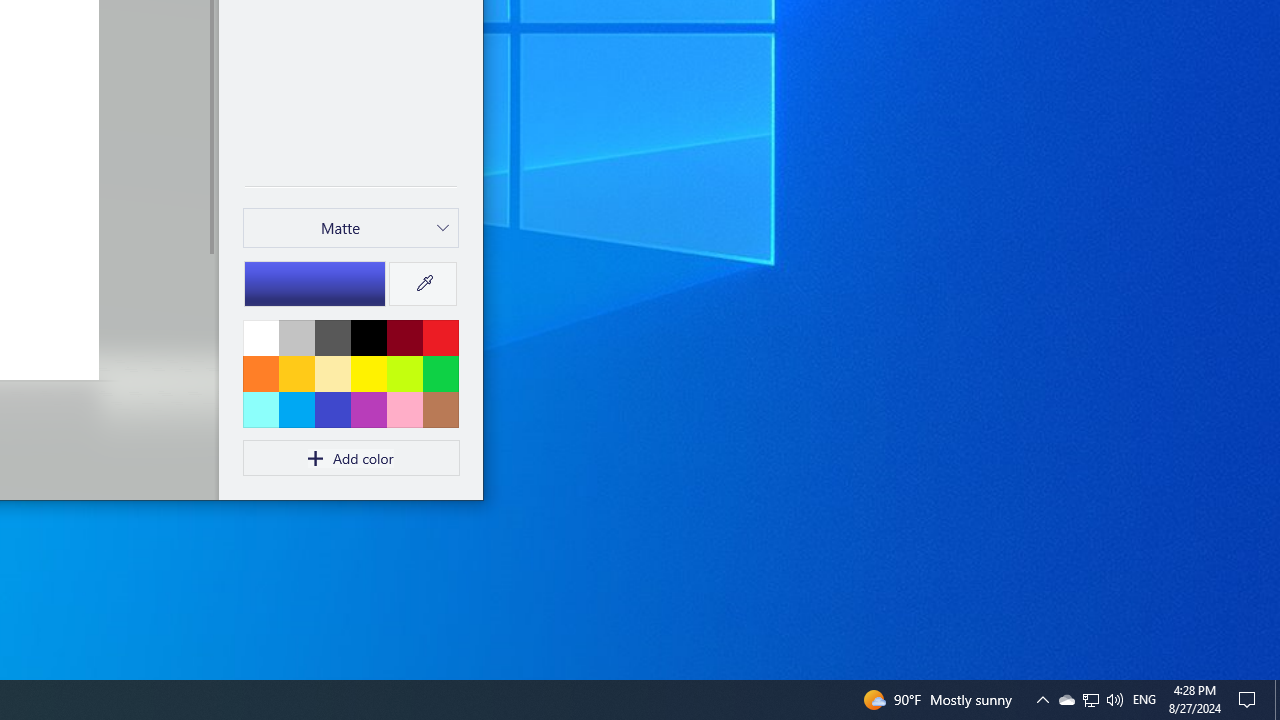  I want to click on 'Brown', so click(439, 408).